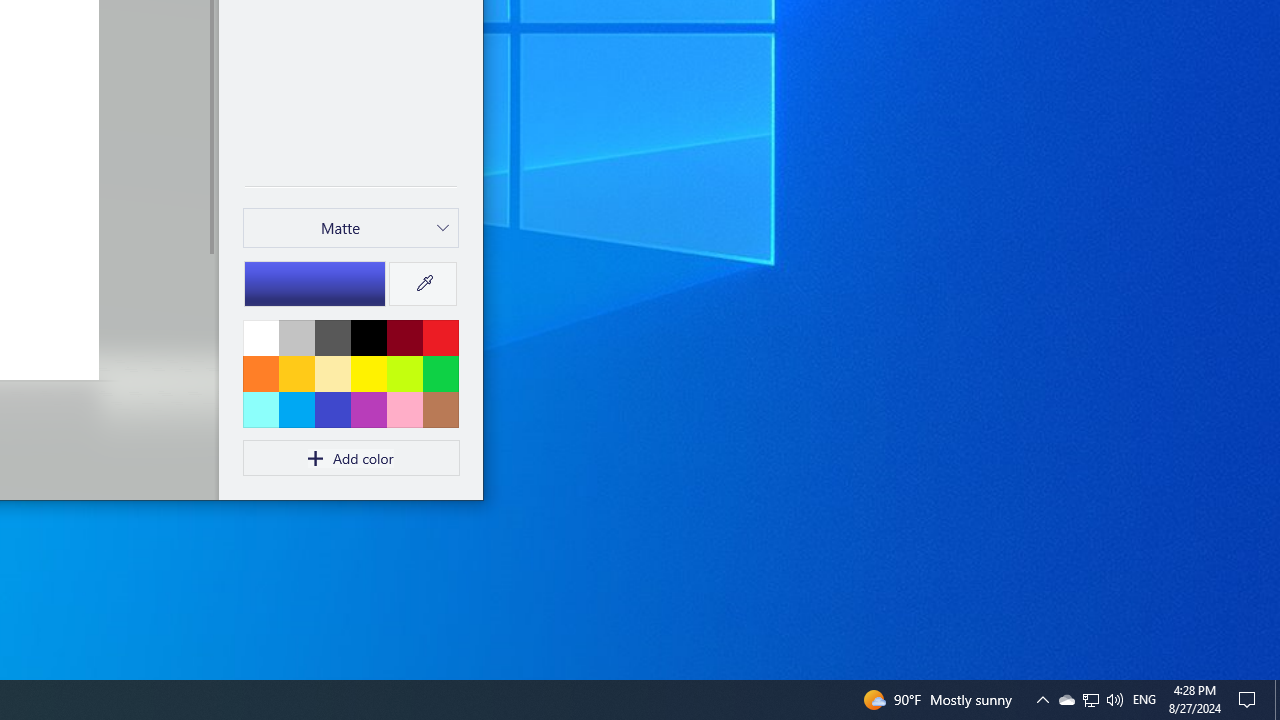  I want to click on 'Brown', so click(439, 408).